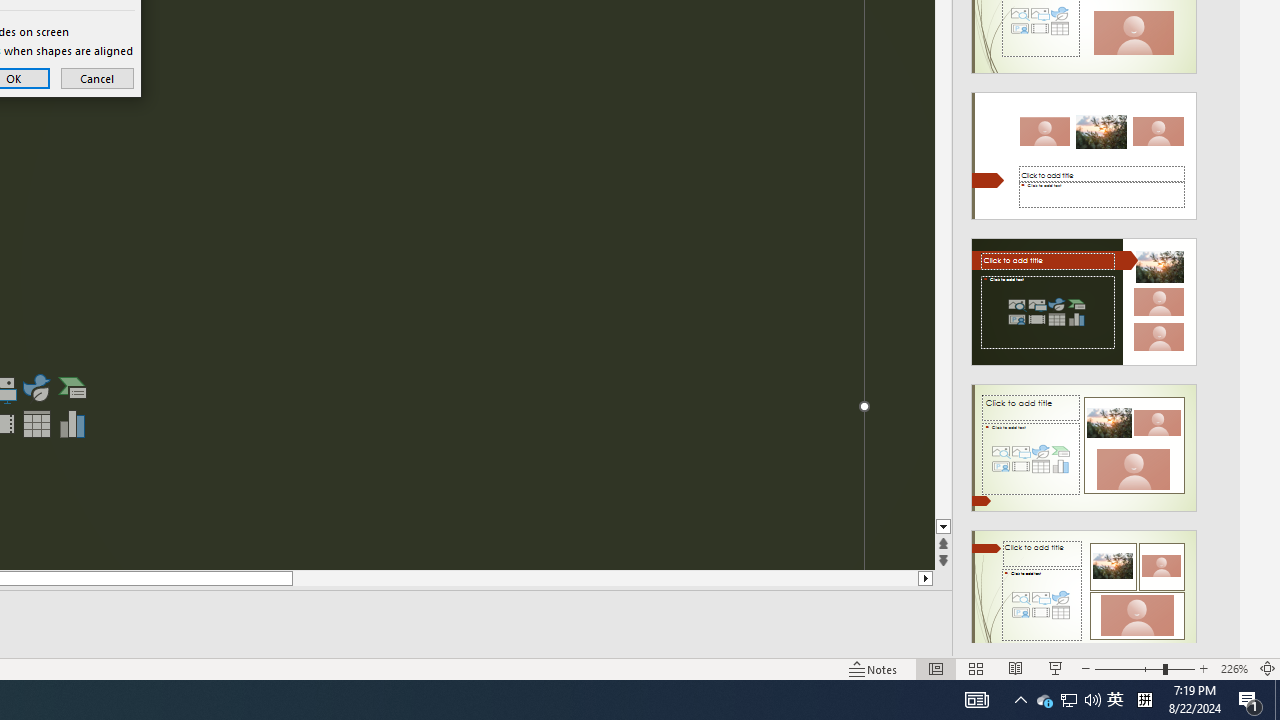 The width and height of the screenshot is (1280, 720). What do you see at coordinates (73, 388) in the screenshot?
I see `'Insert a SmartArt Graphic'` at bounding box center [73, 388].